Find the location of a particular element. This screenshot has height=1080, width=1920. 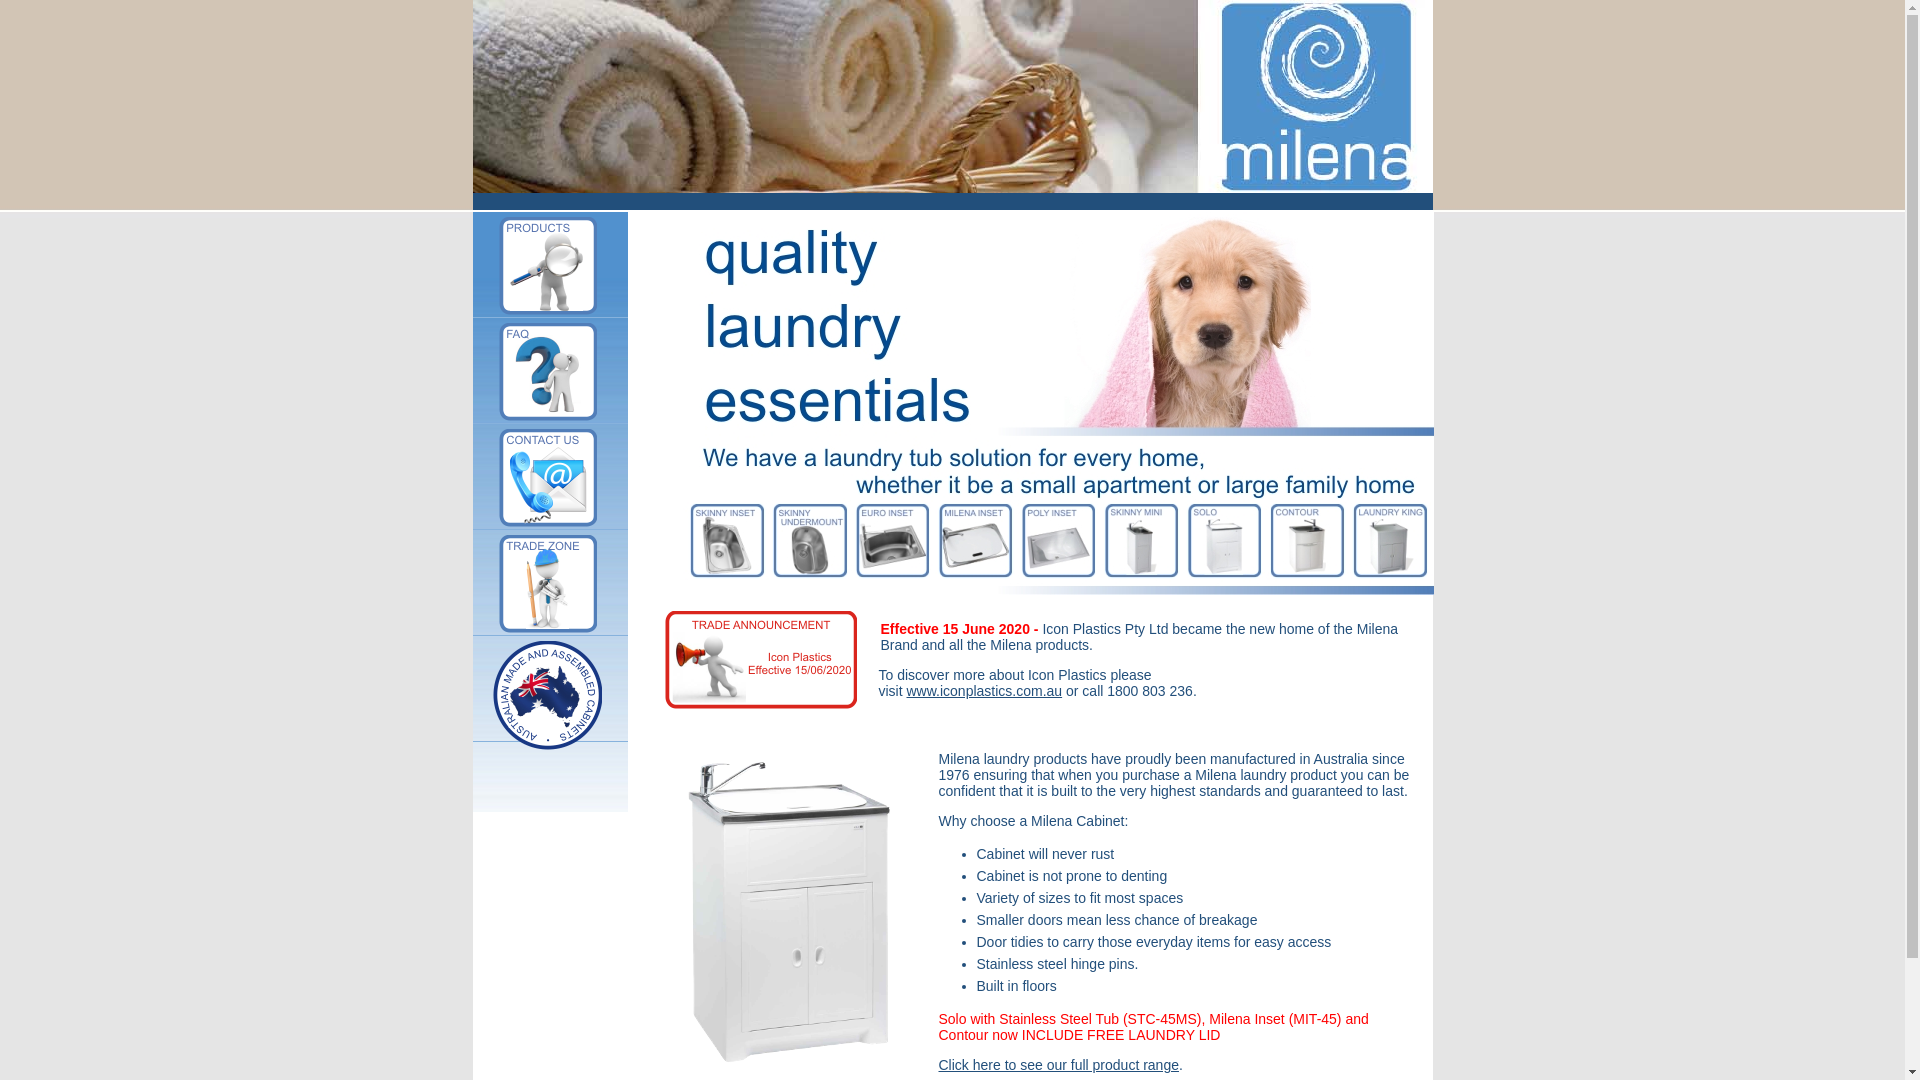

'Click here to see our full product range' is located at coordinates (1056, 1063).